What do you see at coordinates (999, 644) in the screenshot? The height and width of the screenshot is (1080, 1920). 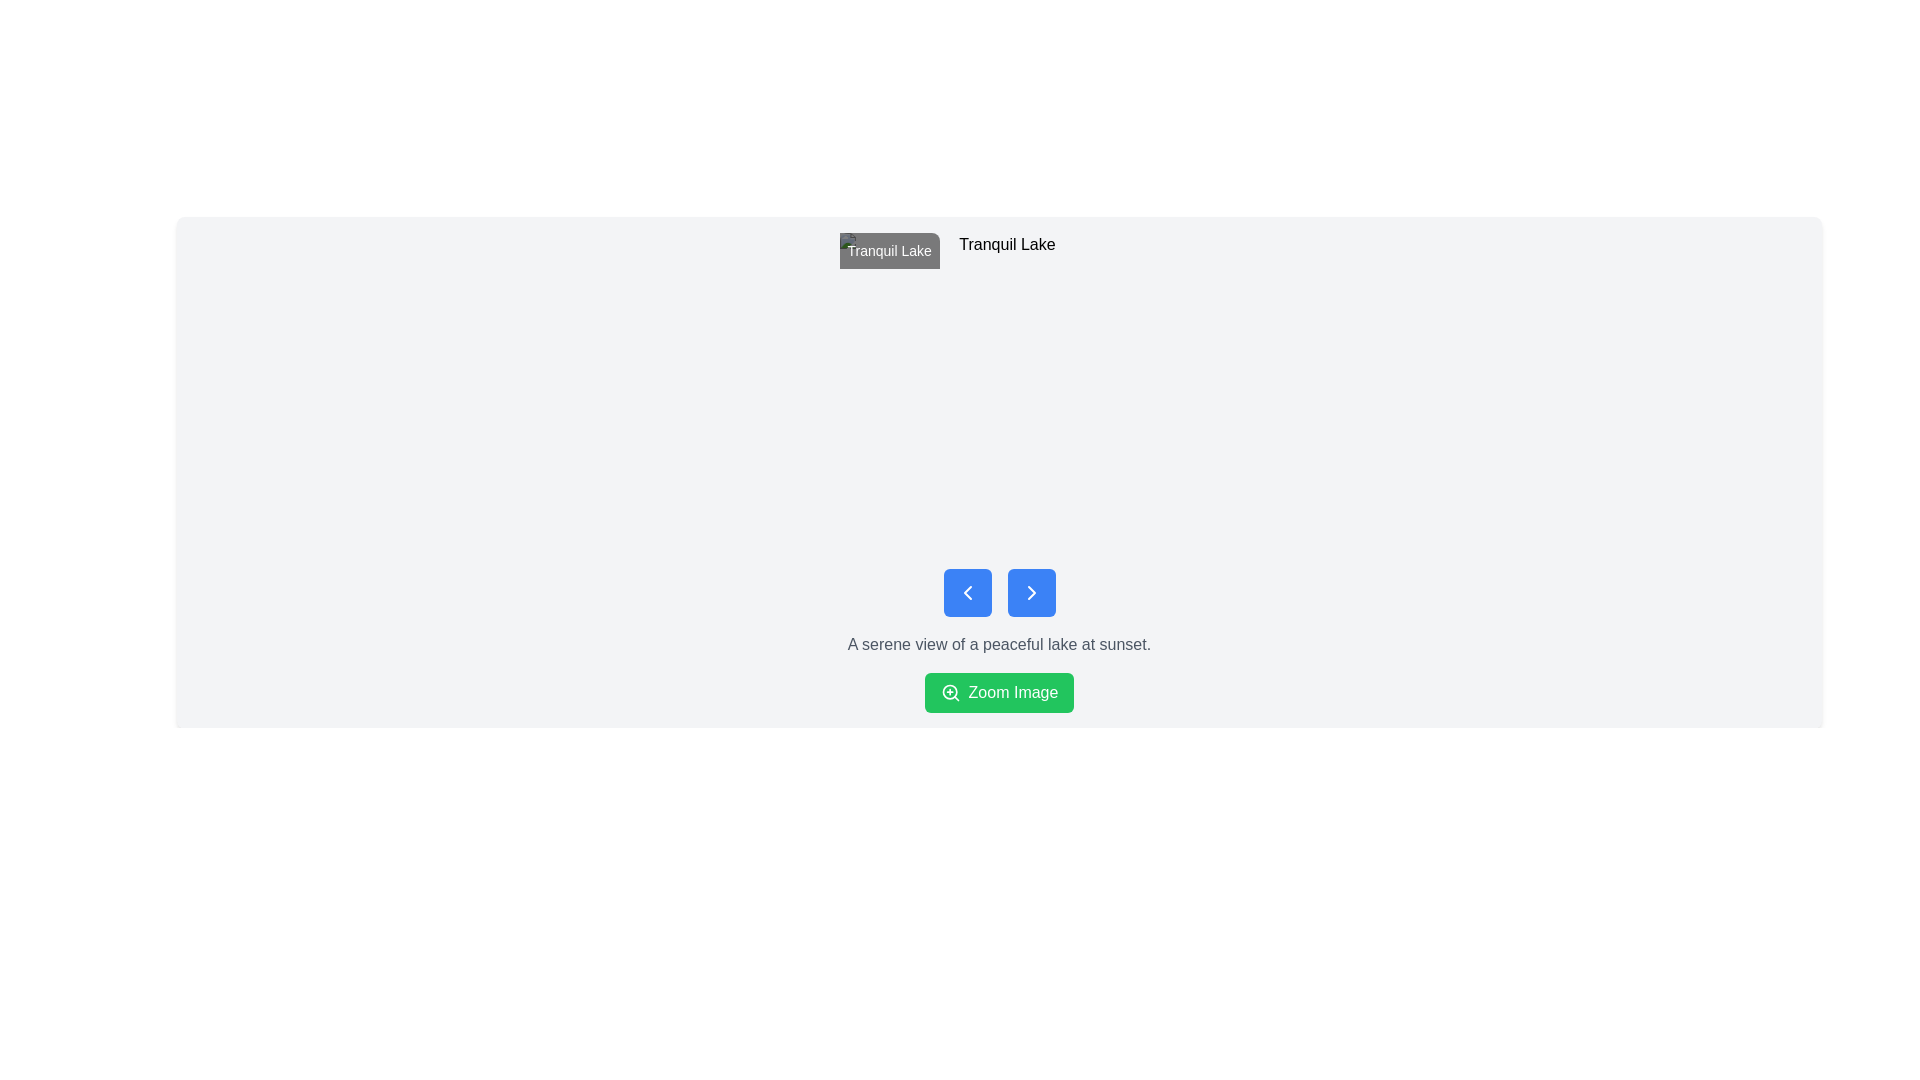 I see `descriptive text label that provides information about the image or module it describes, positioned beneath the blue navigation buttons and above the 'Zoom Image' button` at bounding box center [999, 644].